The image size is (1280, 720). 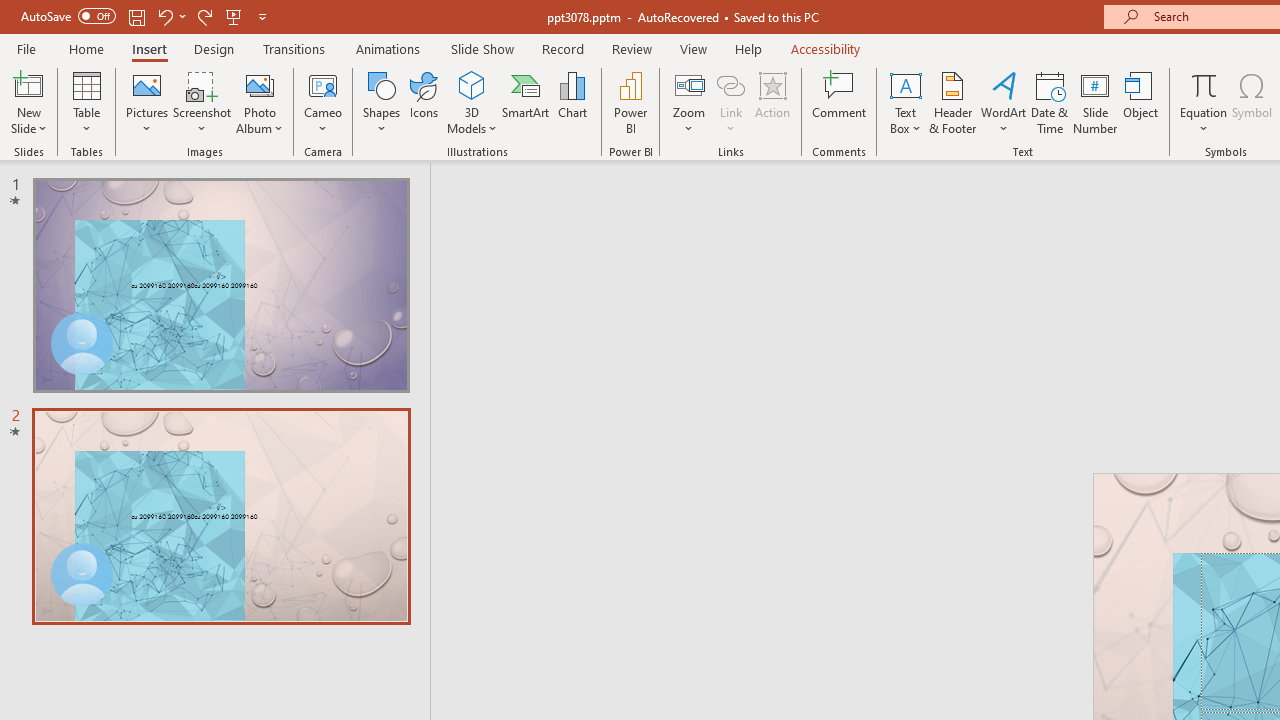 I want to click on 'Object...', so click(x=1141, y=103).